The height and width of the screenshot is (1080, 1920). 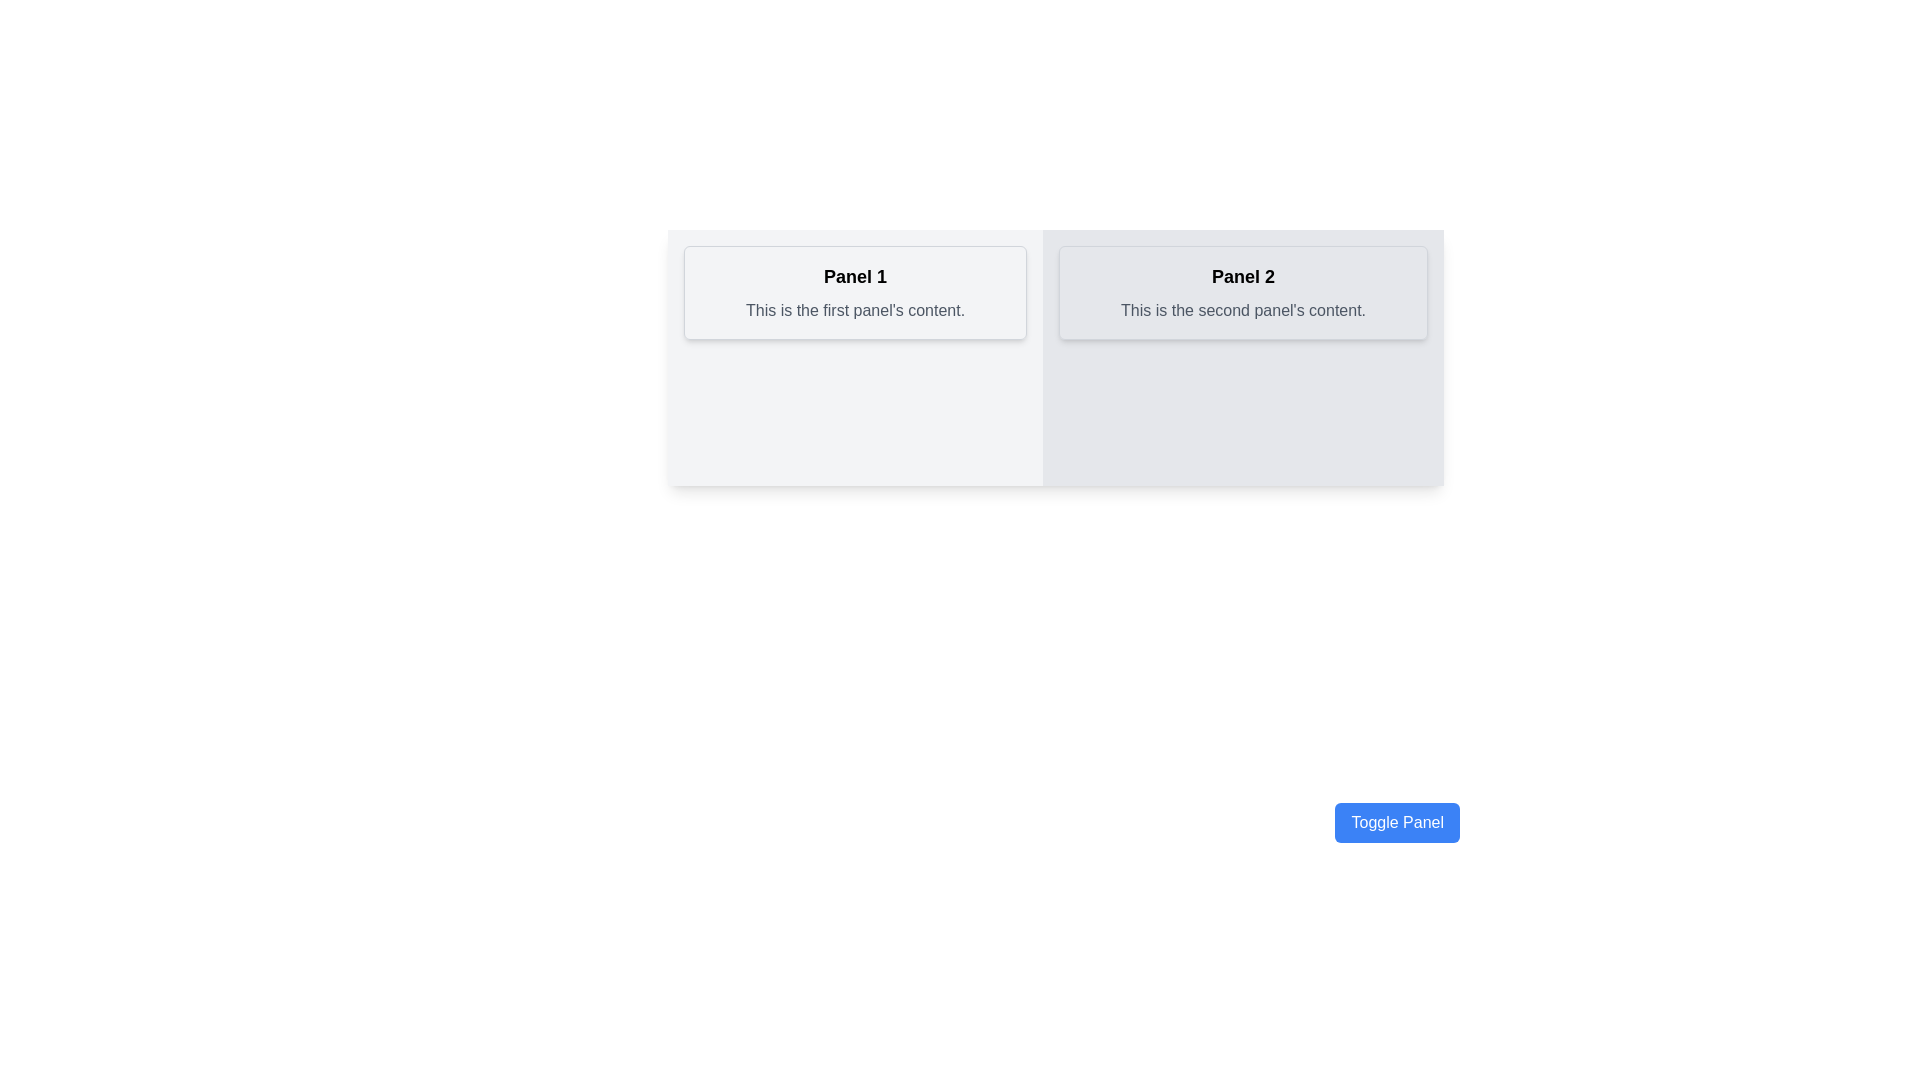 I want to click on the 'Toggle Panel' button, which is a rectangular button with a blue background and rounded corners, so click(x=1396, y=822).